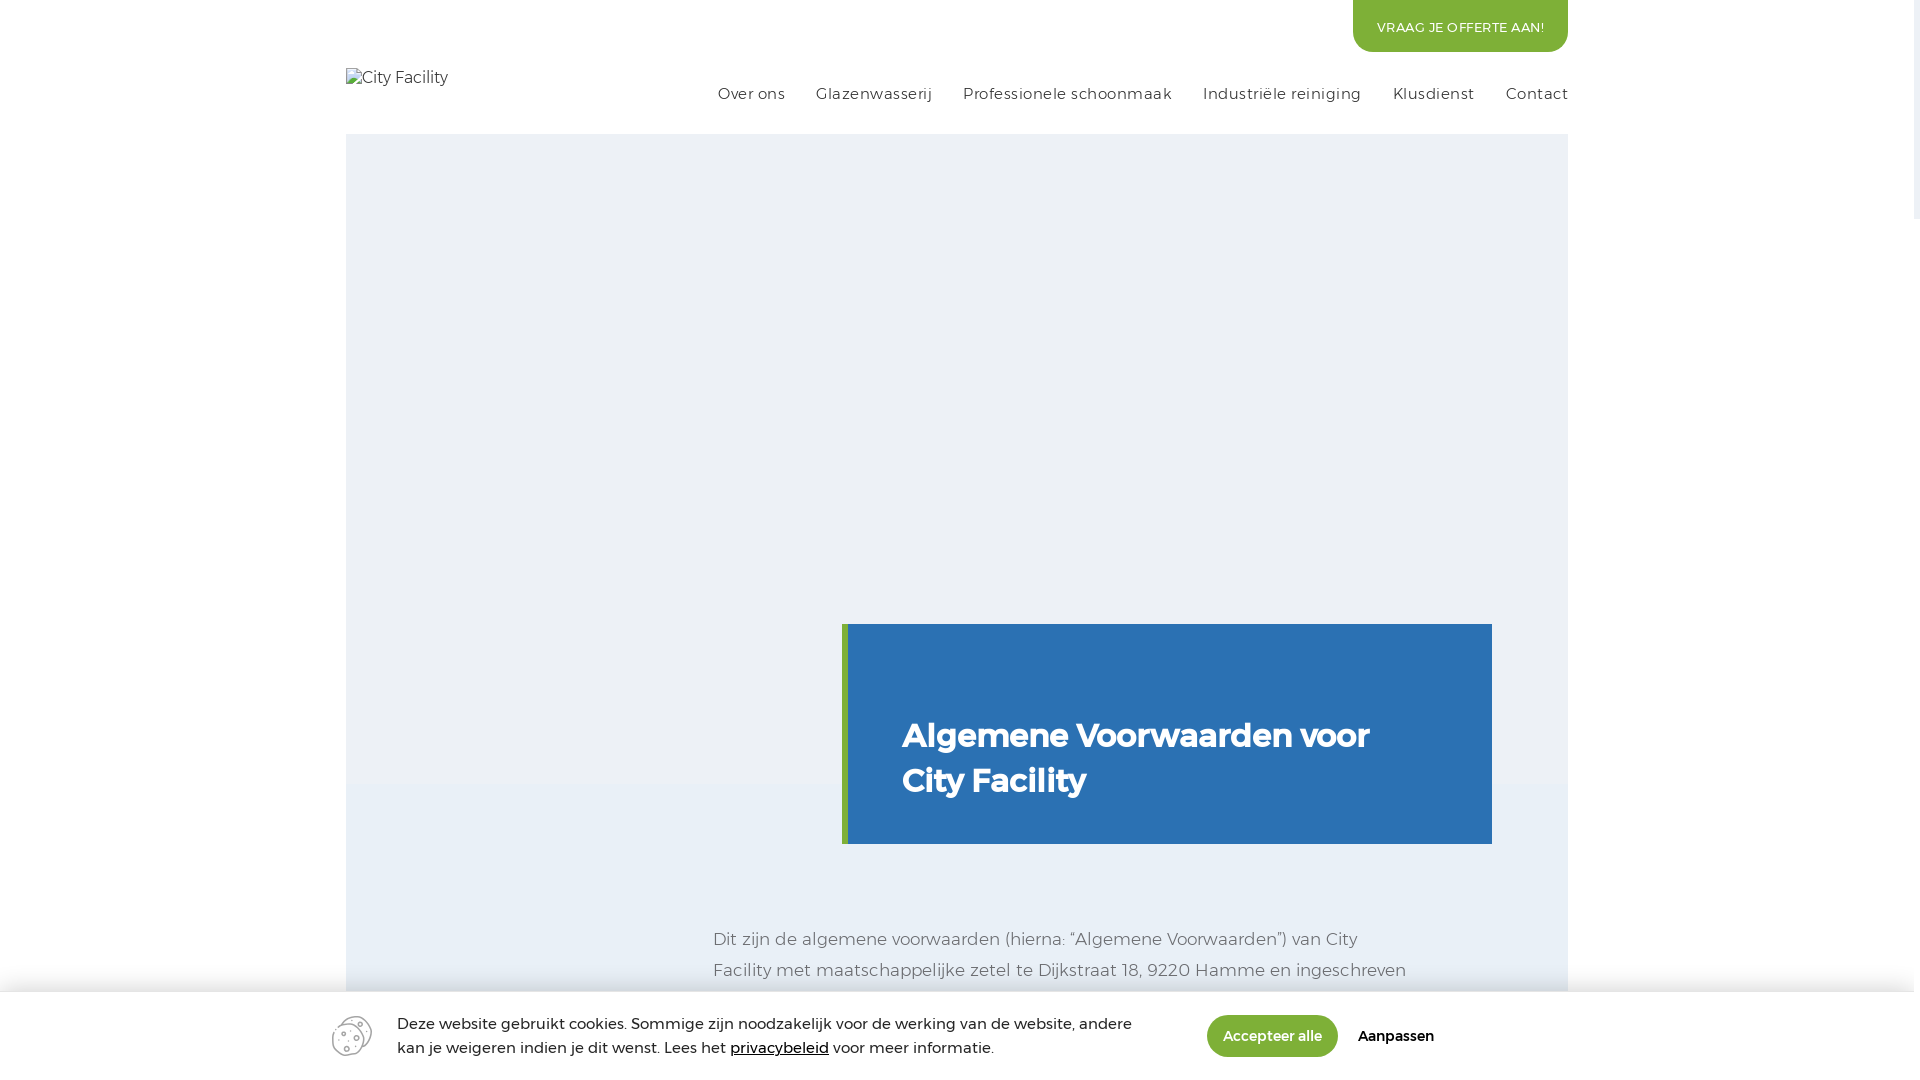 This screenshot has width=1920, height=1080. I want to click on 'Klusdienst', so click(1433, 93).